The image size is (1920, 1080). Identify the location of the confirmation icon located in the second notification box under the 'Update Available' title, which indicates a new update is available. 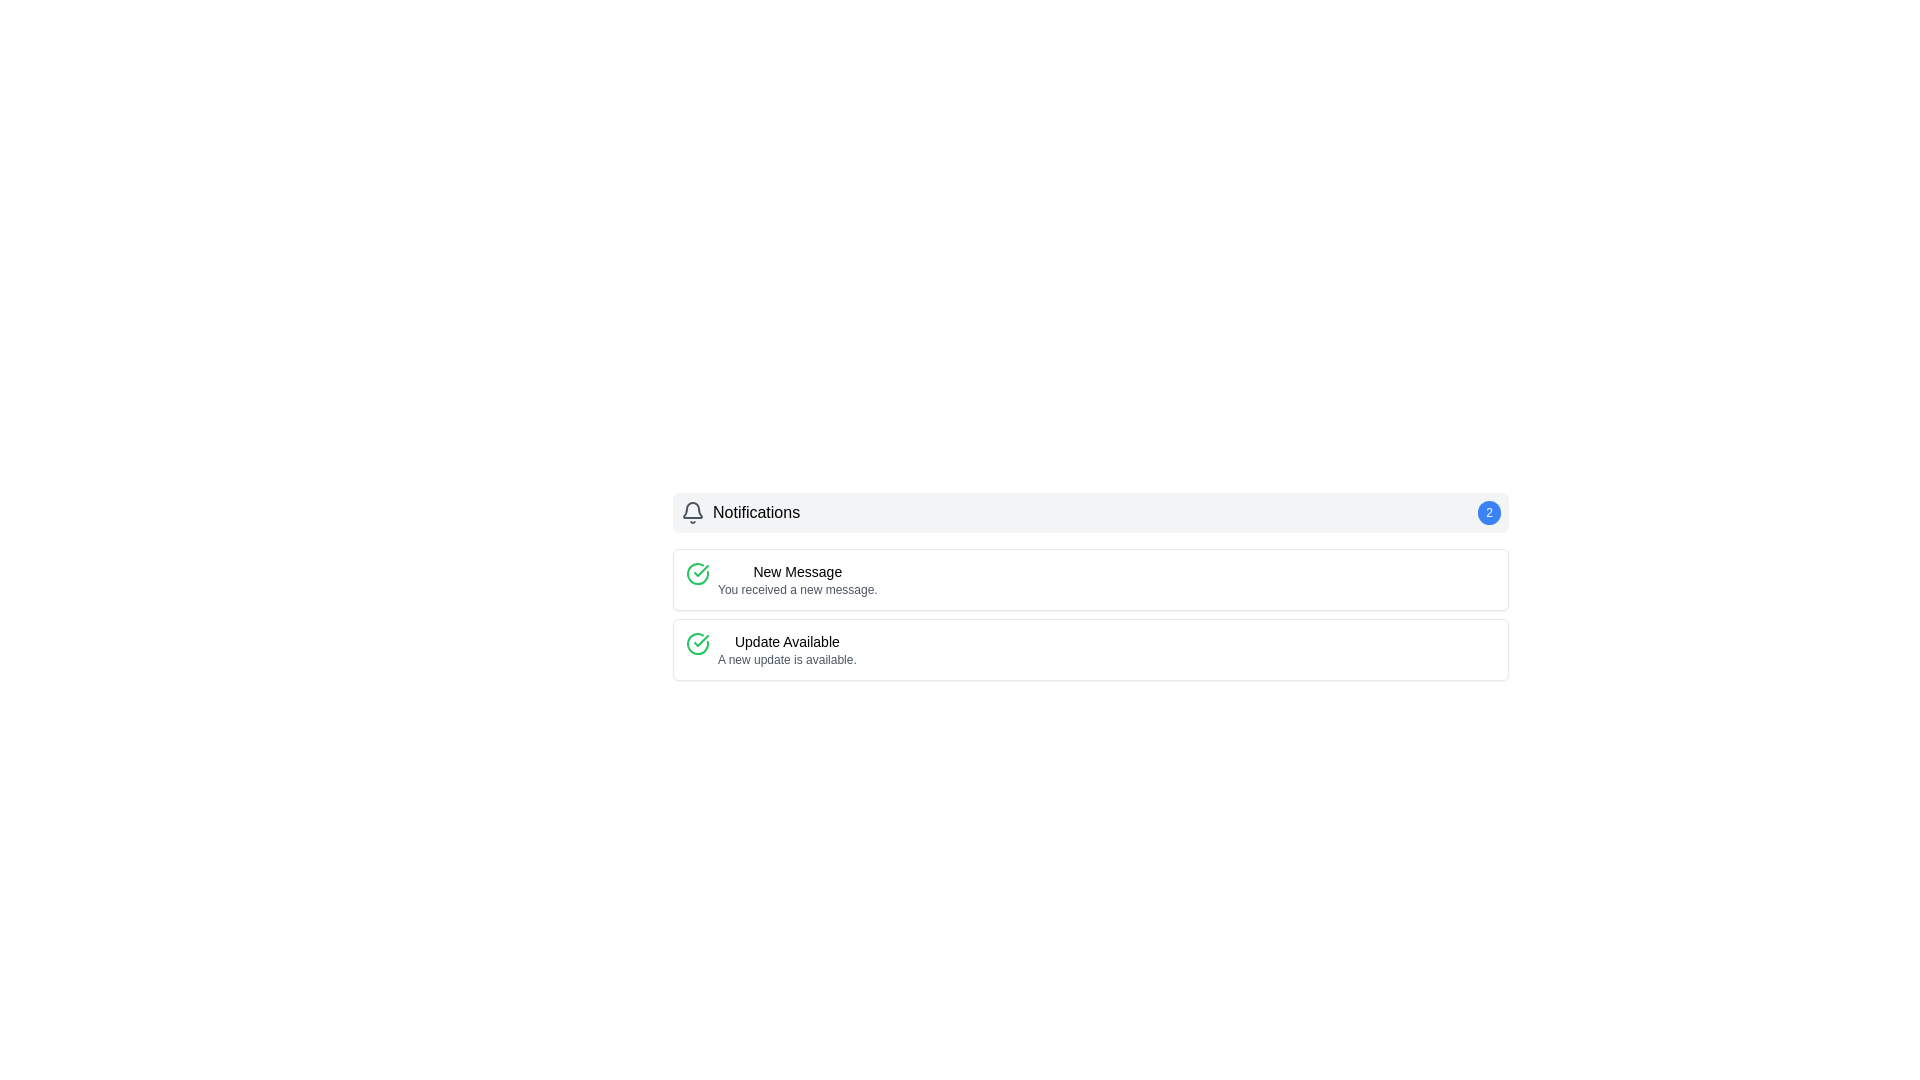
(697, 644).